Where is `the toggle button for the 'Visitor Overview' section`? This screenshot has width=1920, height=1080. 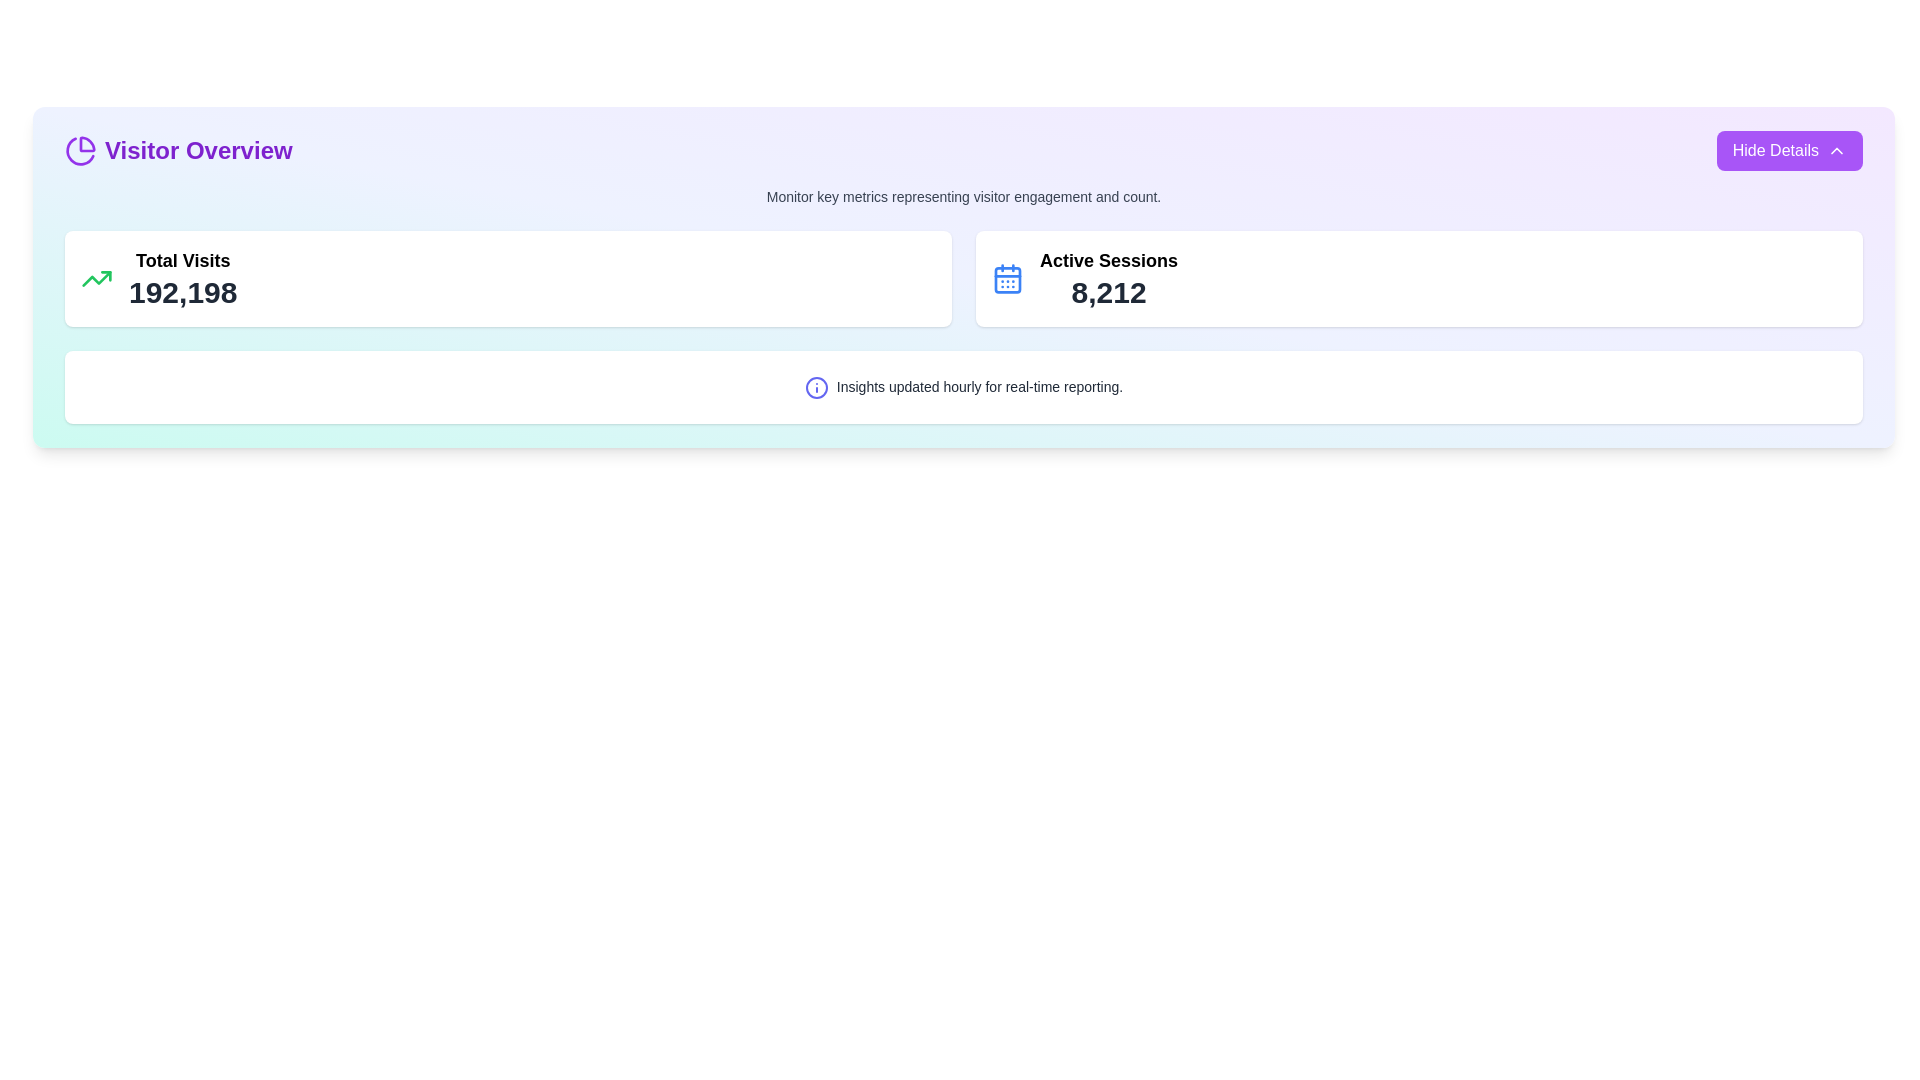
the toggle button for the 'Visitor Overview' section is located at coordinates (1789, 149).